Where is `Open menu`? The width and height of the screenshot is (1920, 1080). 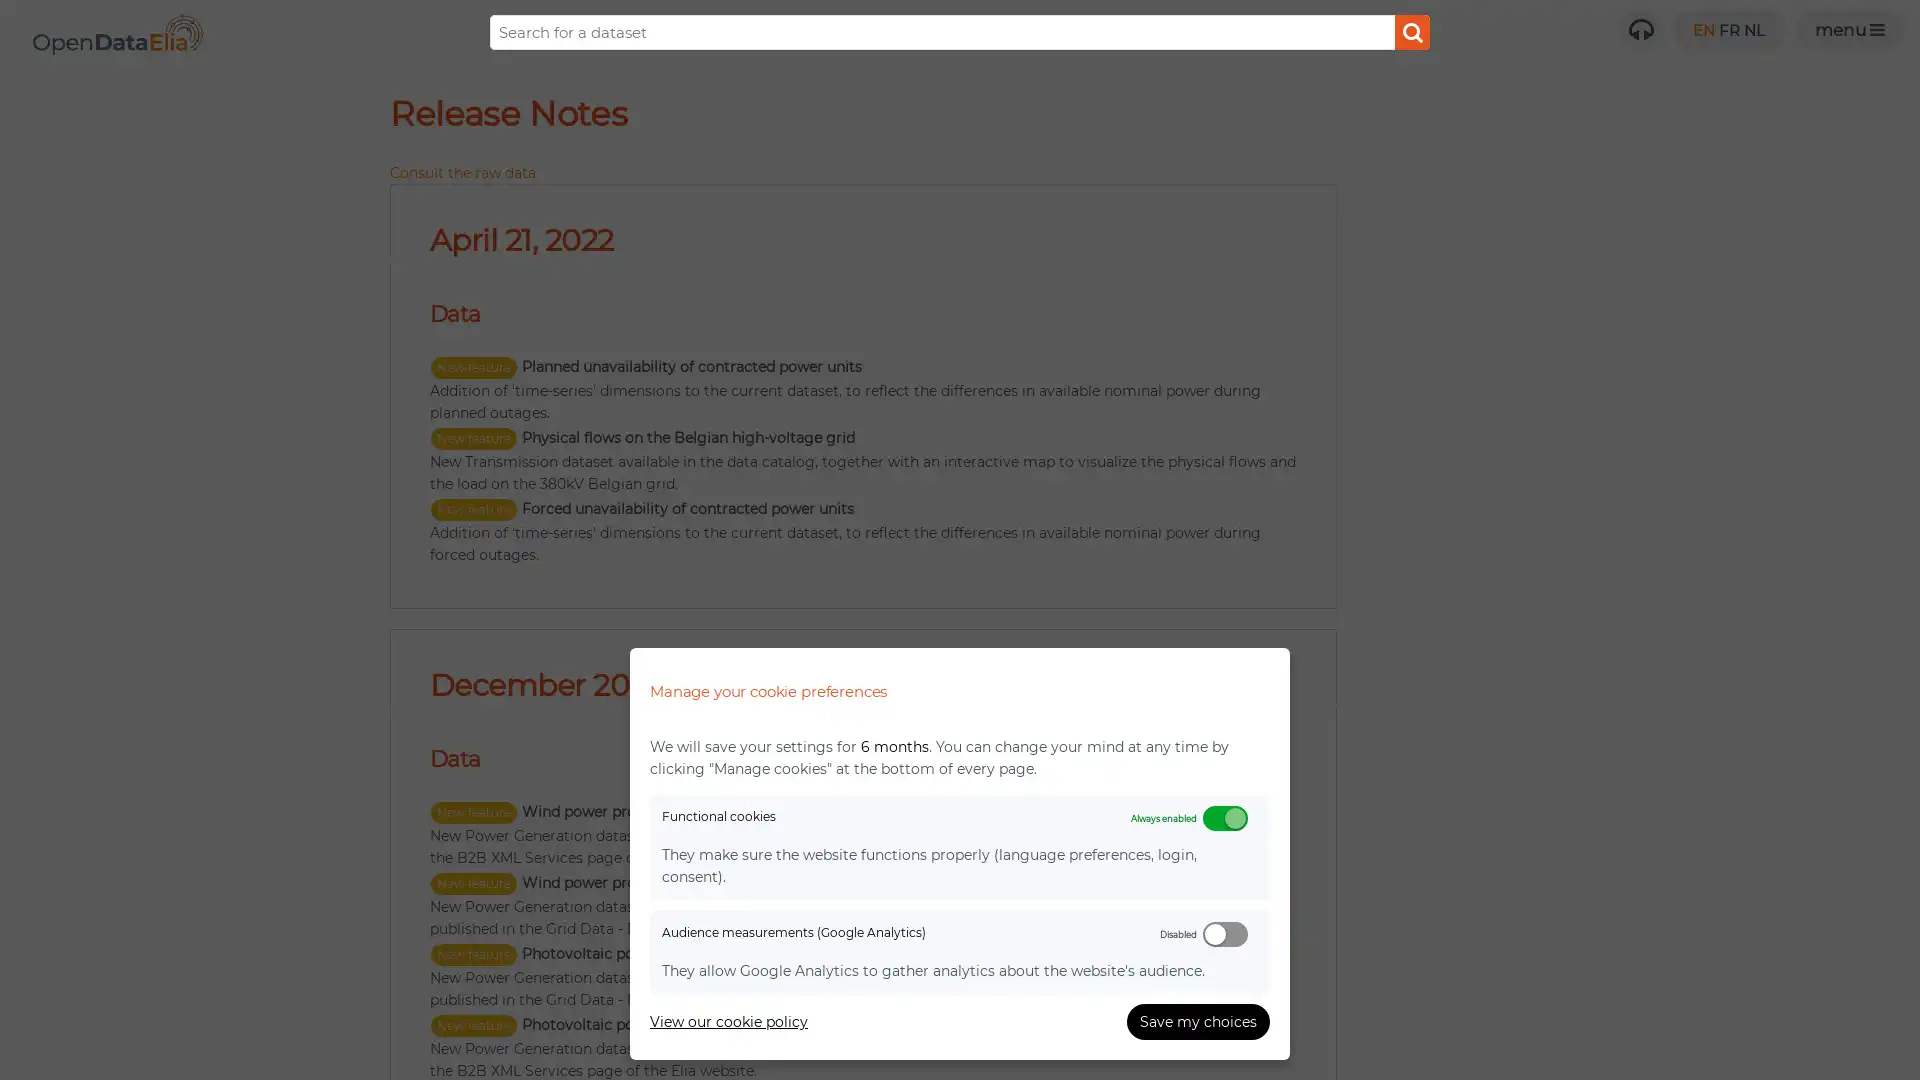
Open menu is located at coordinates (1848, 30).